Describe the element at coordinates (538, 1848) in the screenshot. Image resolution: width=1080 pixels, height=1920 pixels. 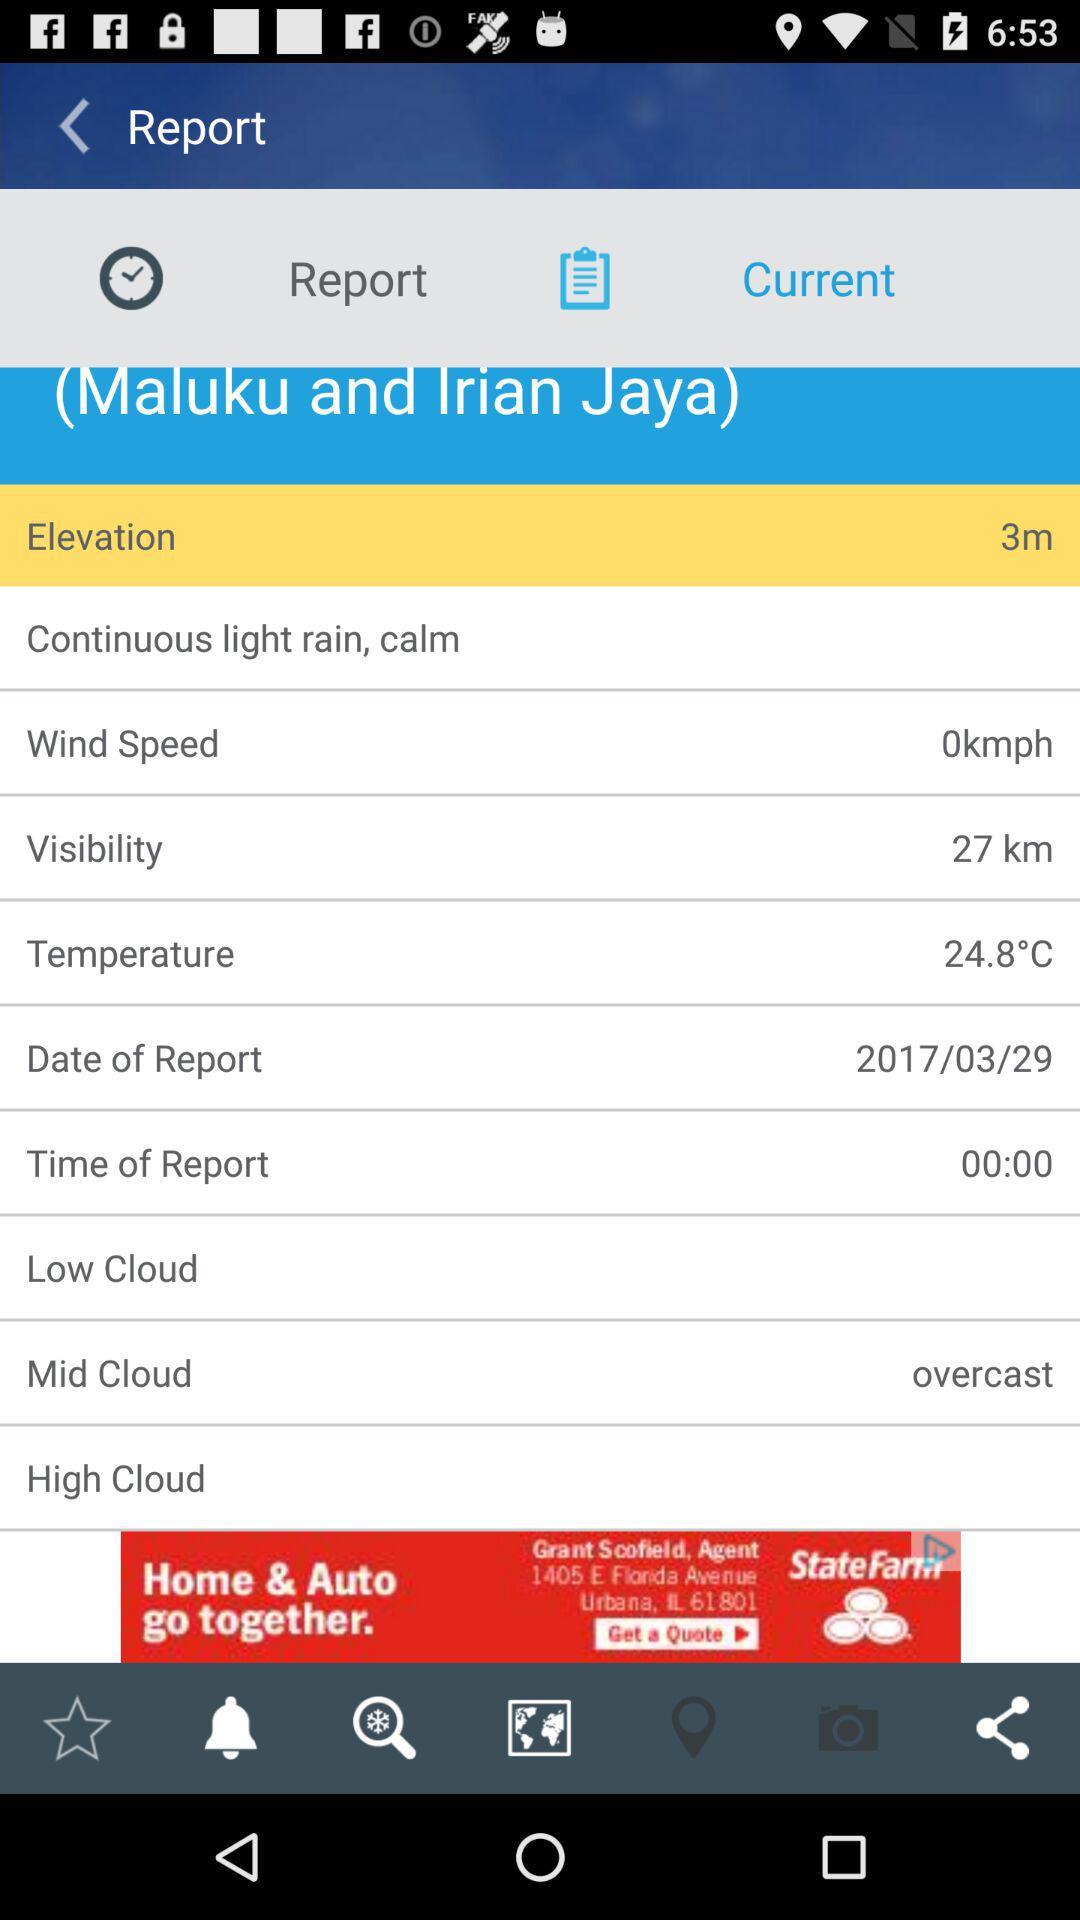
I see `the globe icon` at that location.